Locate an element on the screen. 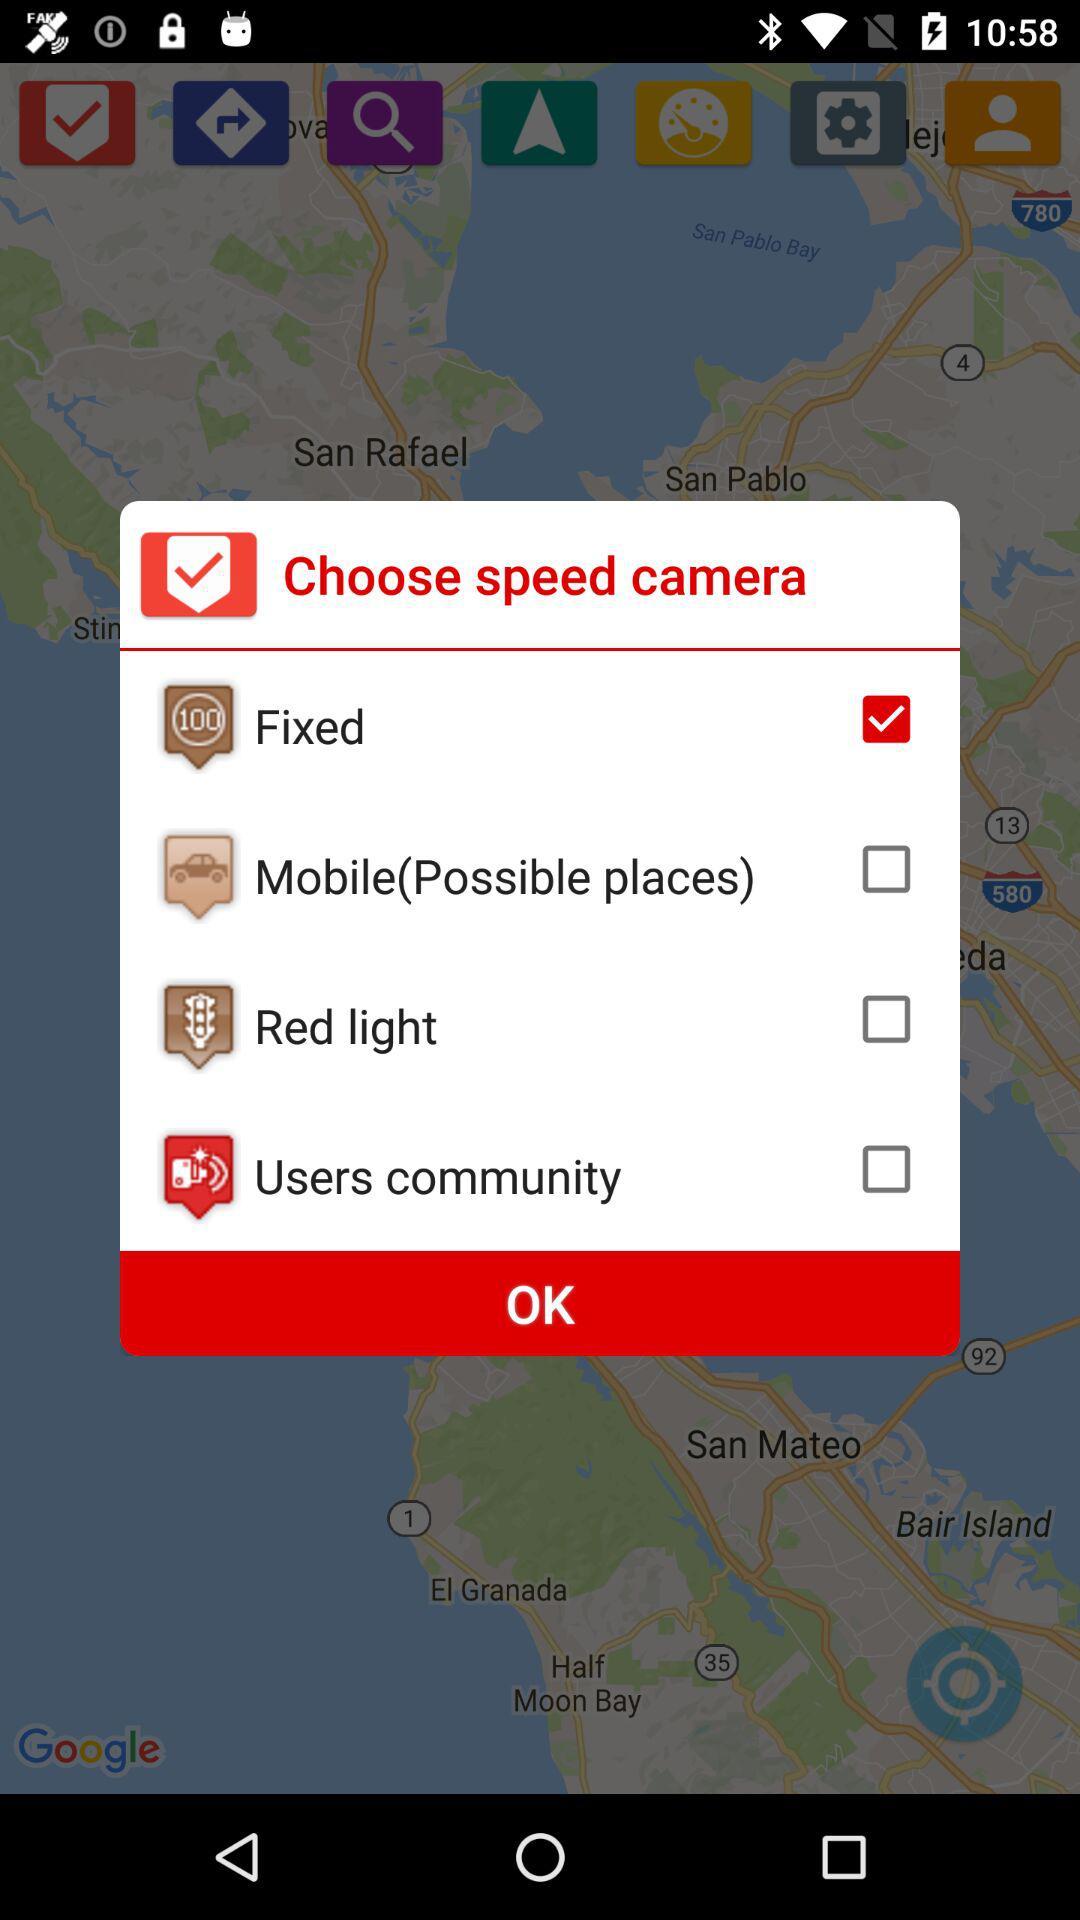  the icon to the left of choose speed camera icon is located at coordinates (198, 573).